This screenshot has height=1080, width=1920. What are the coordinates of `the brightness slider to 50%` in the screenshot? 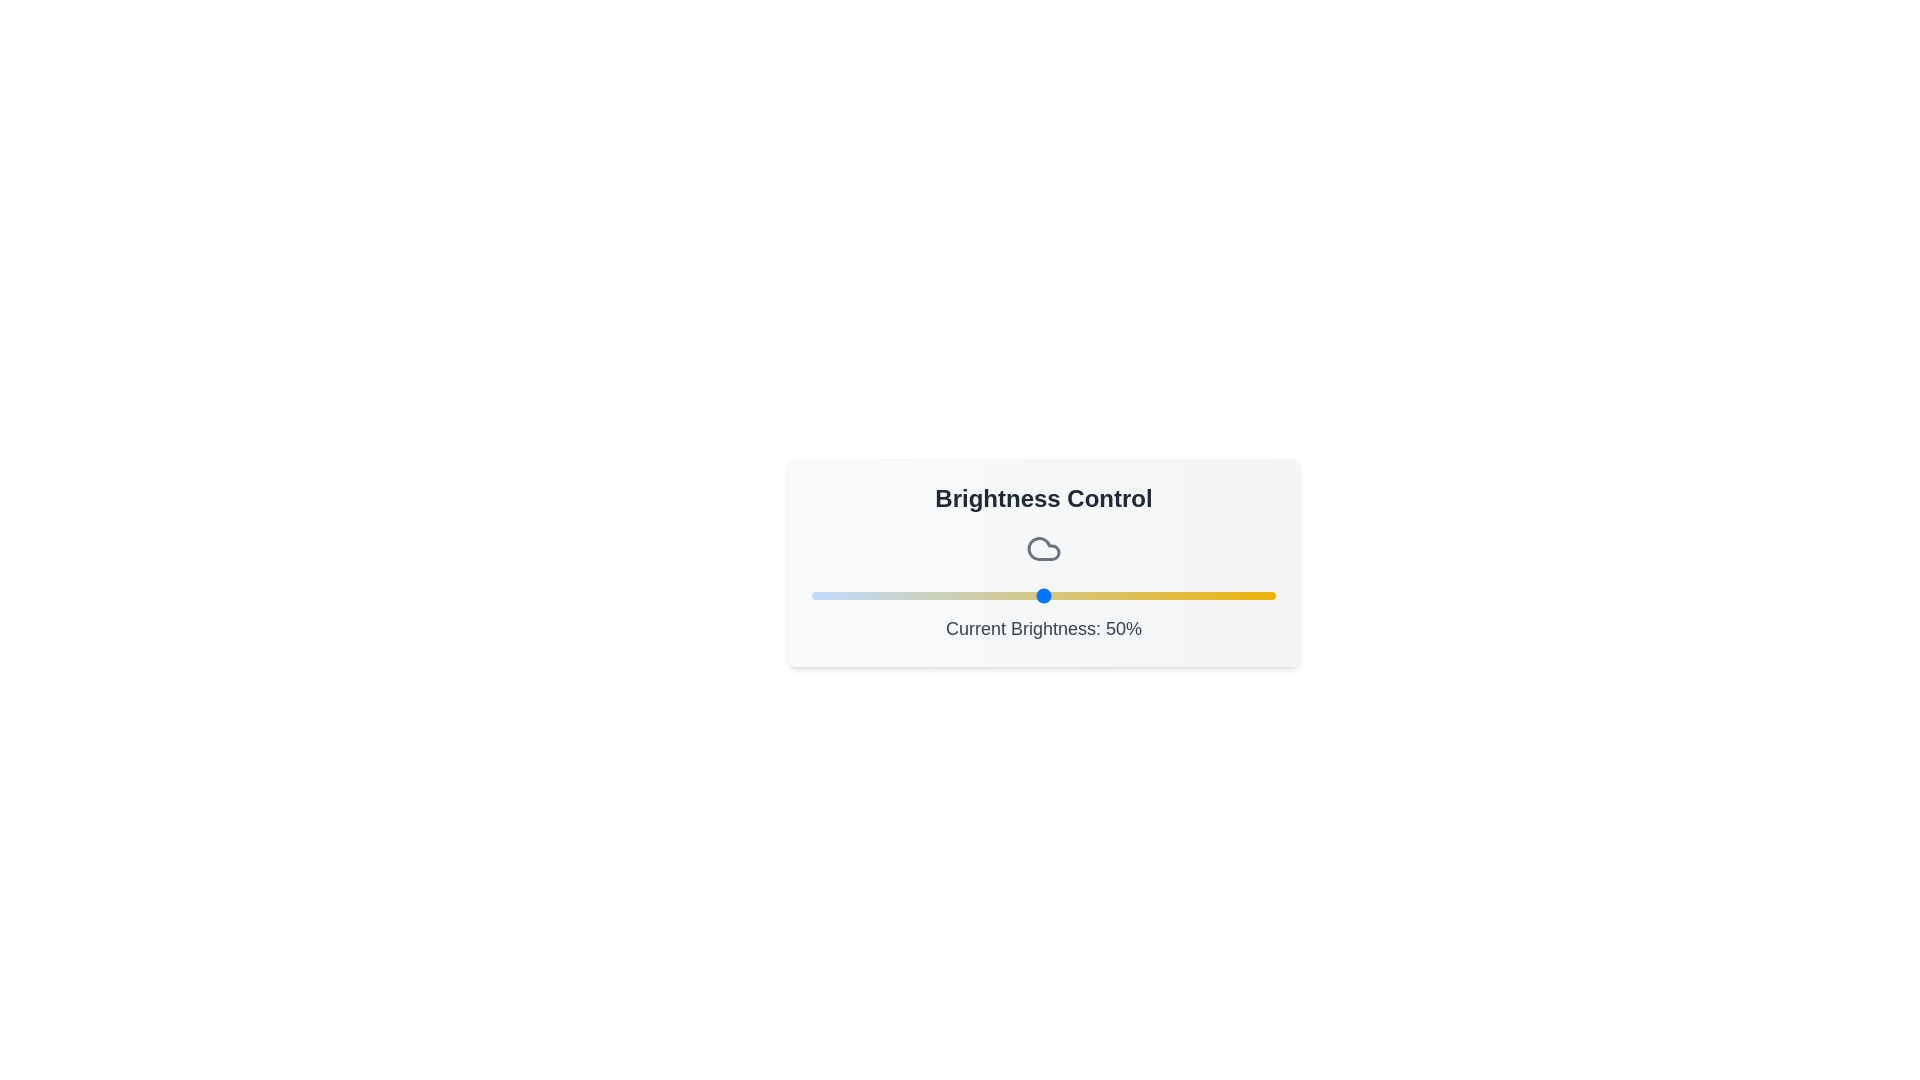 It's located at (1042, 595).